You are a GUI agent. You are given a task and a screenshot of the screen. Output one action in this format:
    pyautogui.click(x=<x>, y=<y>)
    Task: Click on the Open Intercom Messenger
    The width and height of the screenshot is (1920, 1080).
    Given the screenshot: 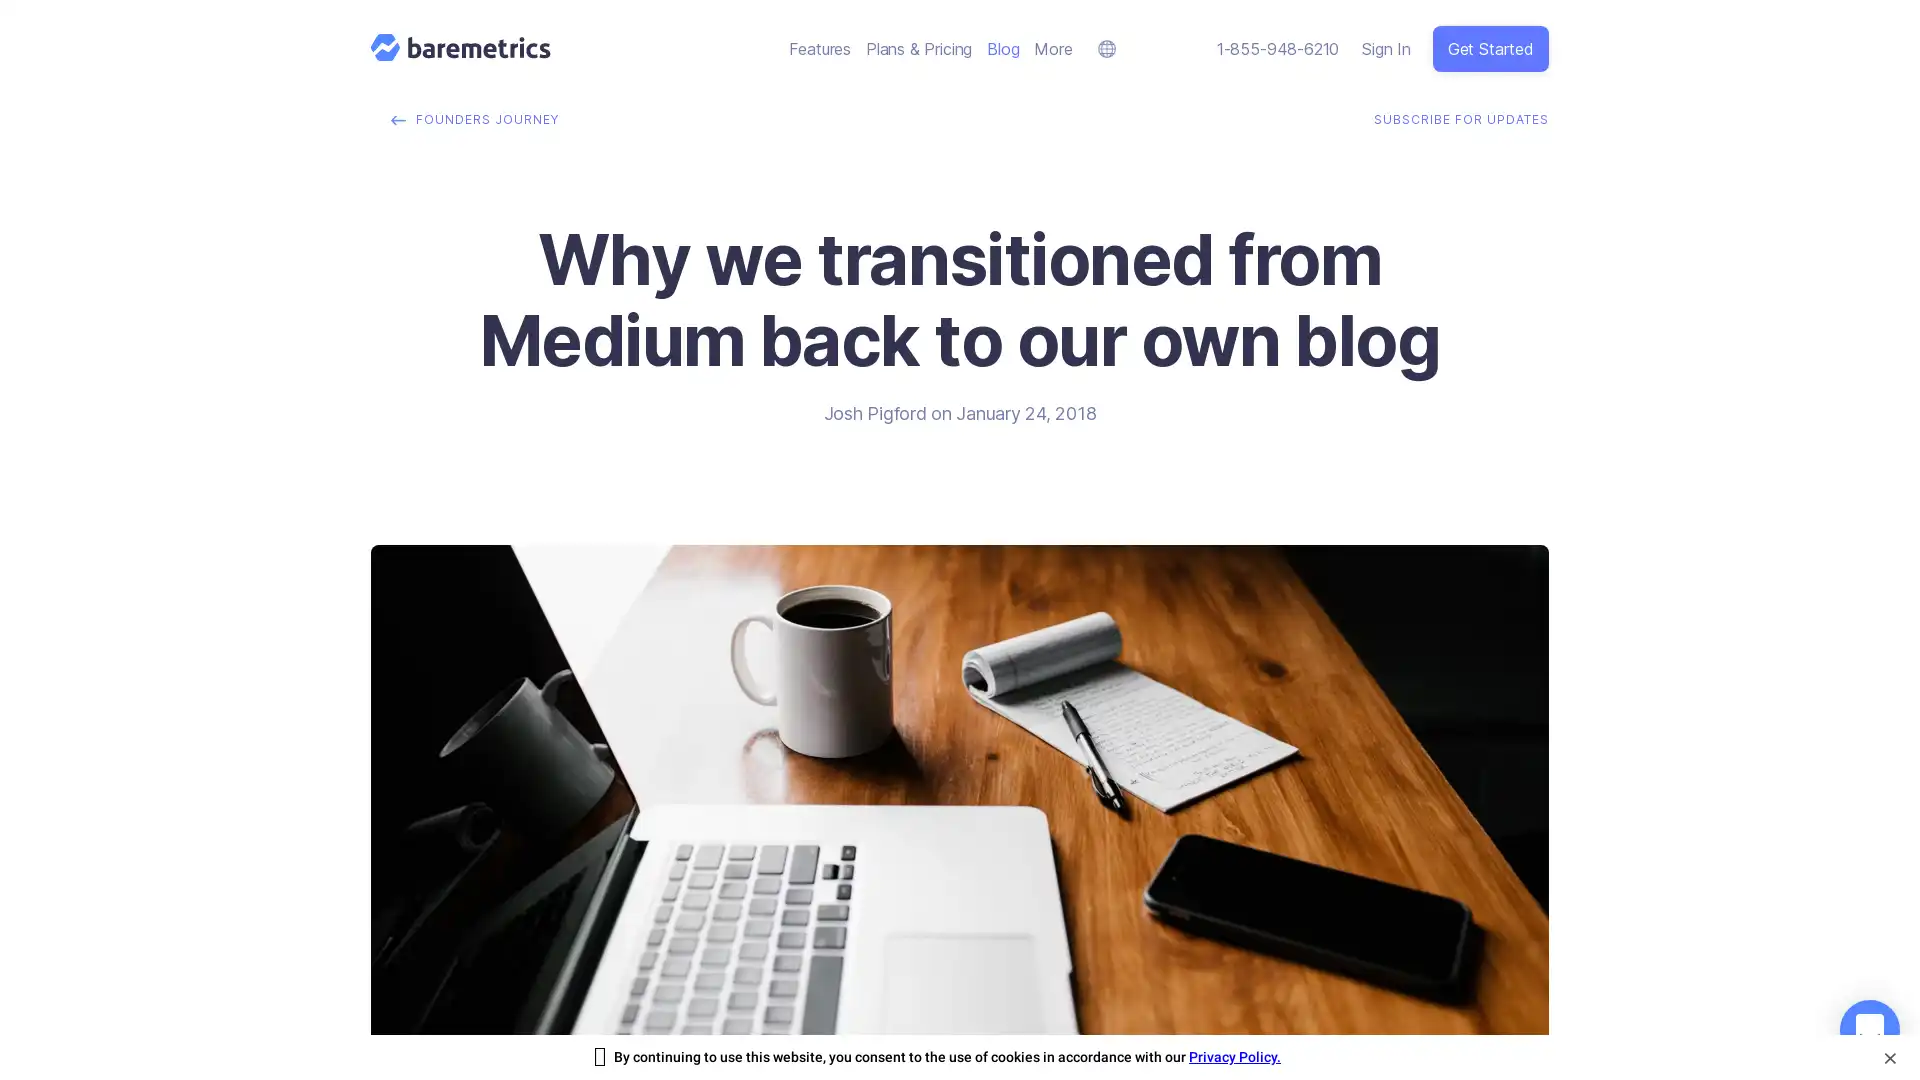 What is the action you would take?
    pyautogui.click(x=1869, y=1029)
    